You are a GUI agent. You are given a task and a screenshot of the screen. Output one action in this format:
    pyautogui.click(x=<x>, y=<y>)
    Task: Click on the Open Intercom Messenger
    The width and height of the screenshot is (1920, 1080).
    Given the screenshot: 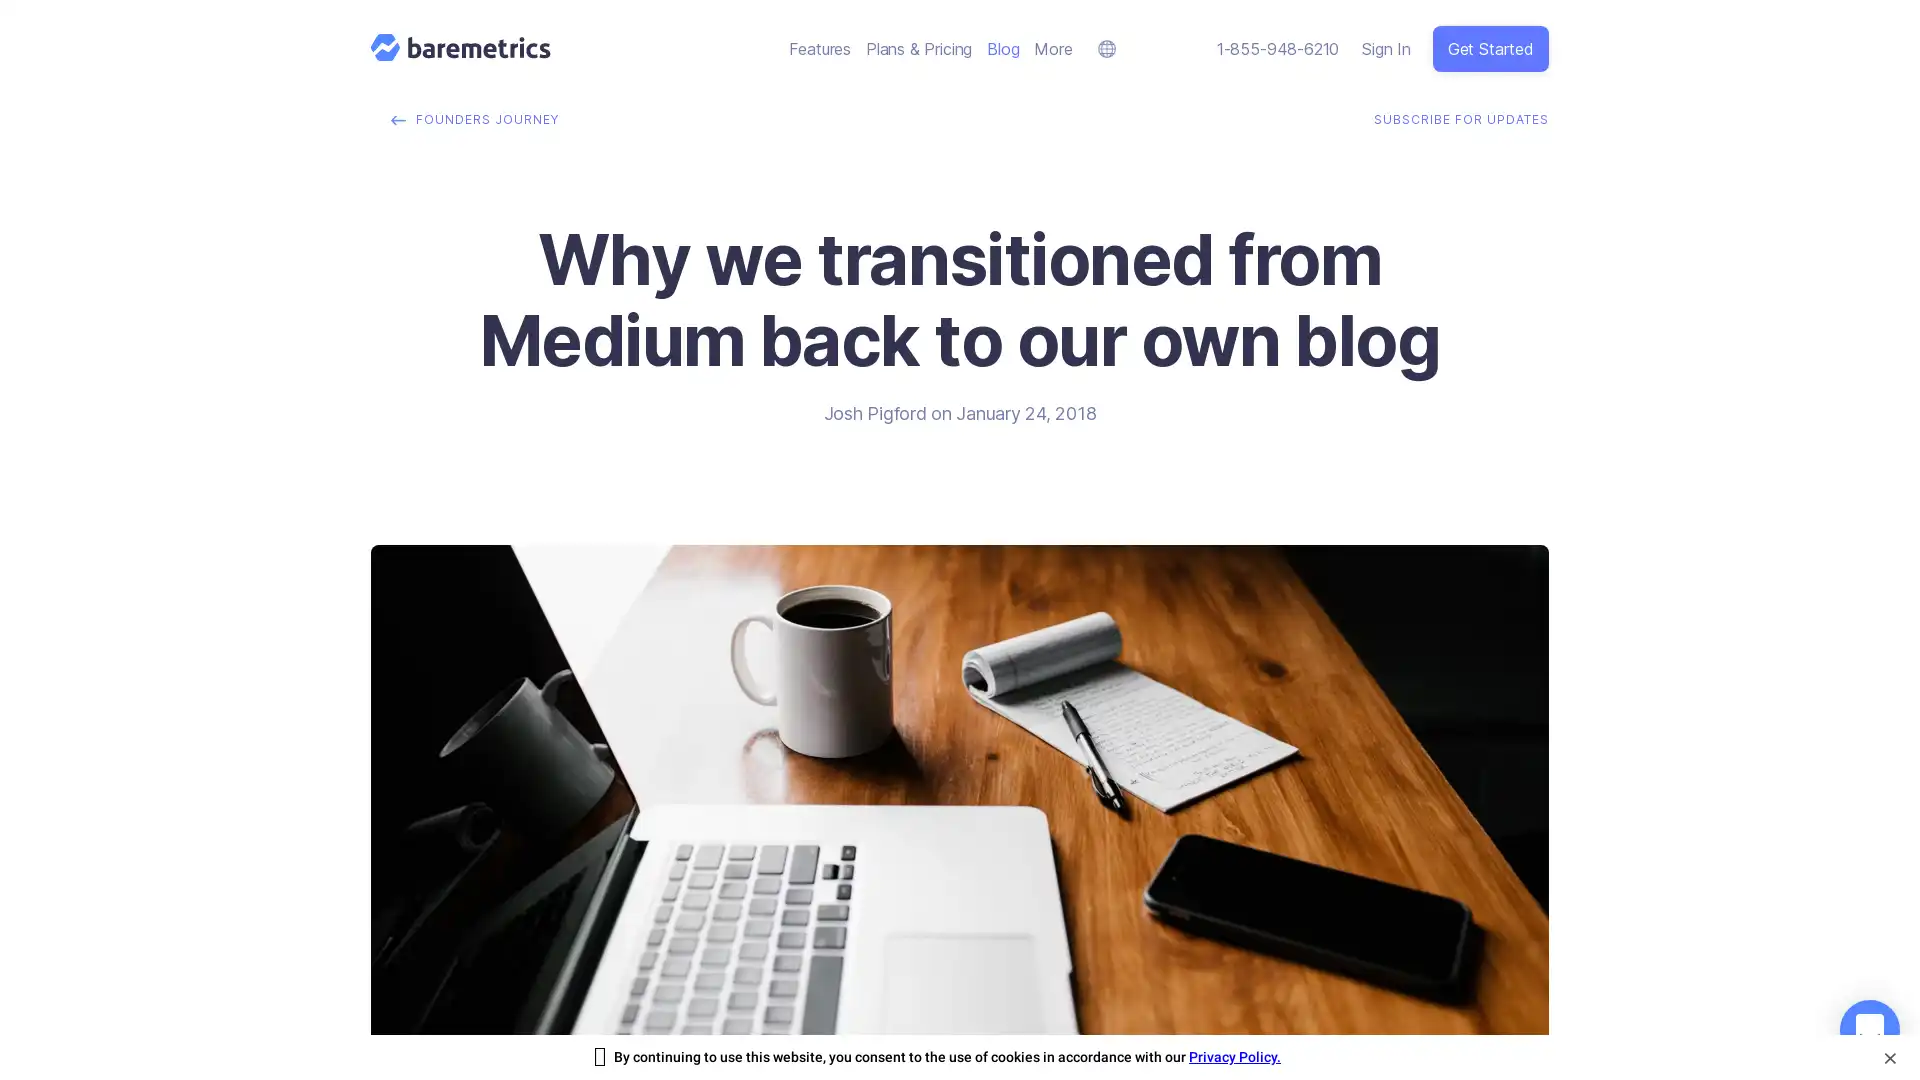 What is the action you would take?
    pyautogui.click(x=1869, y=1029)
    